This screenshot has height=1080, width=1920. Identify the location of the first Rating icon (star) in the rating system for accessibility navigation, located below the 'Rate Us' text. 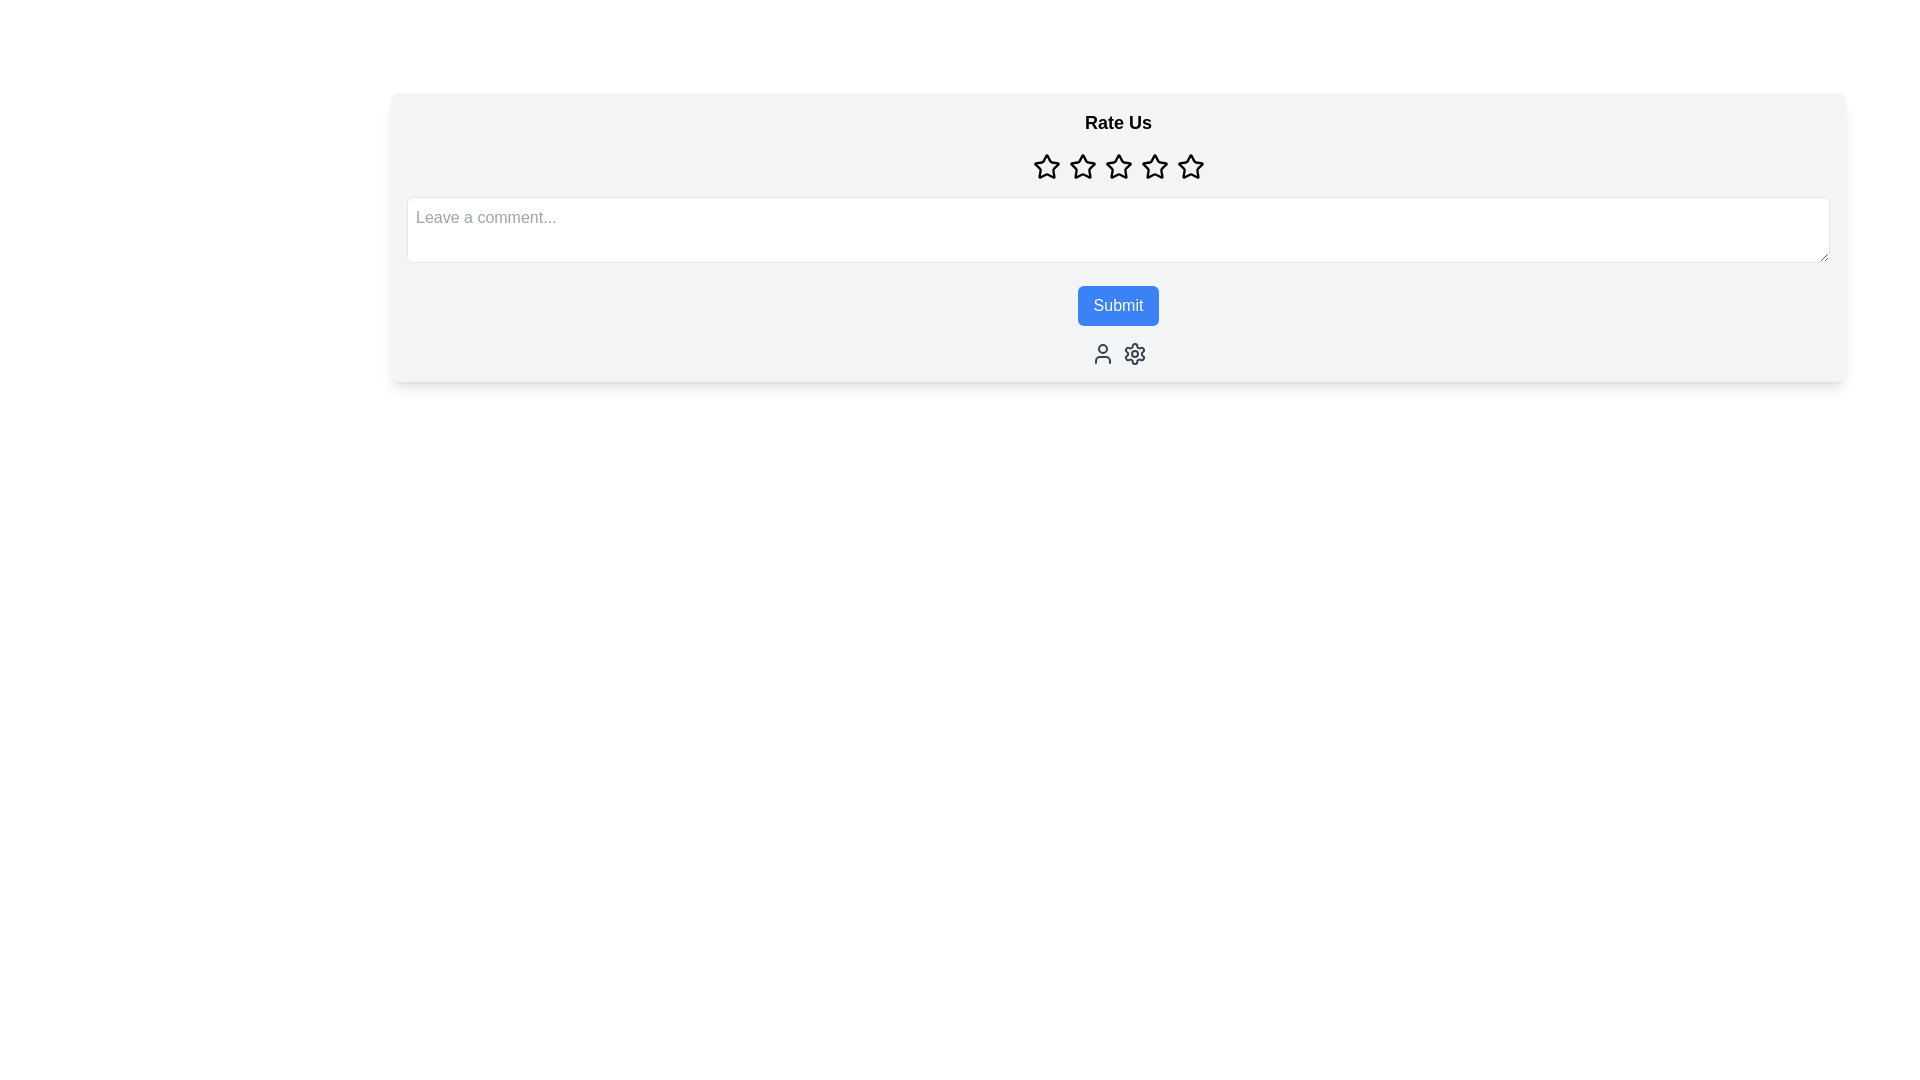
(1045, 165).